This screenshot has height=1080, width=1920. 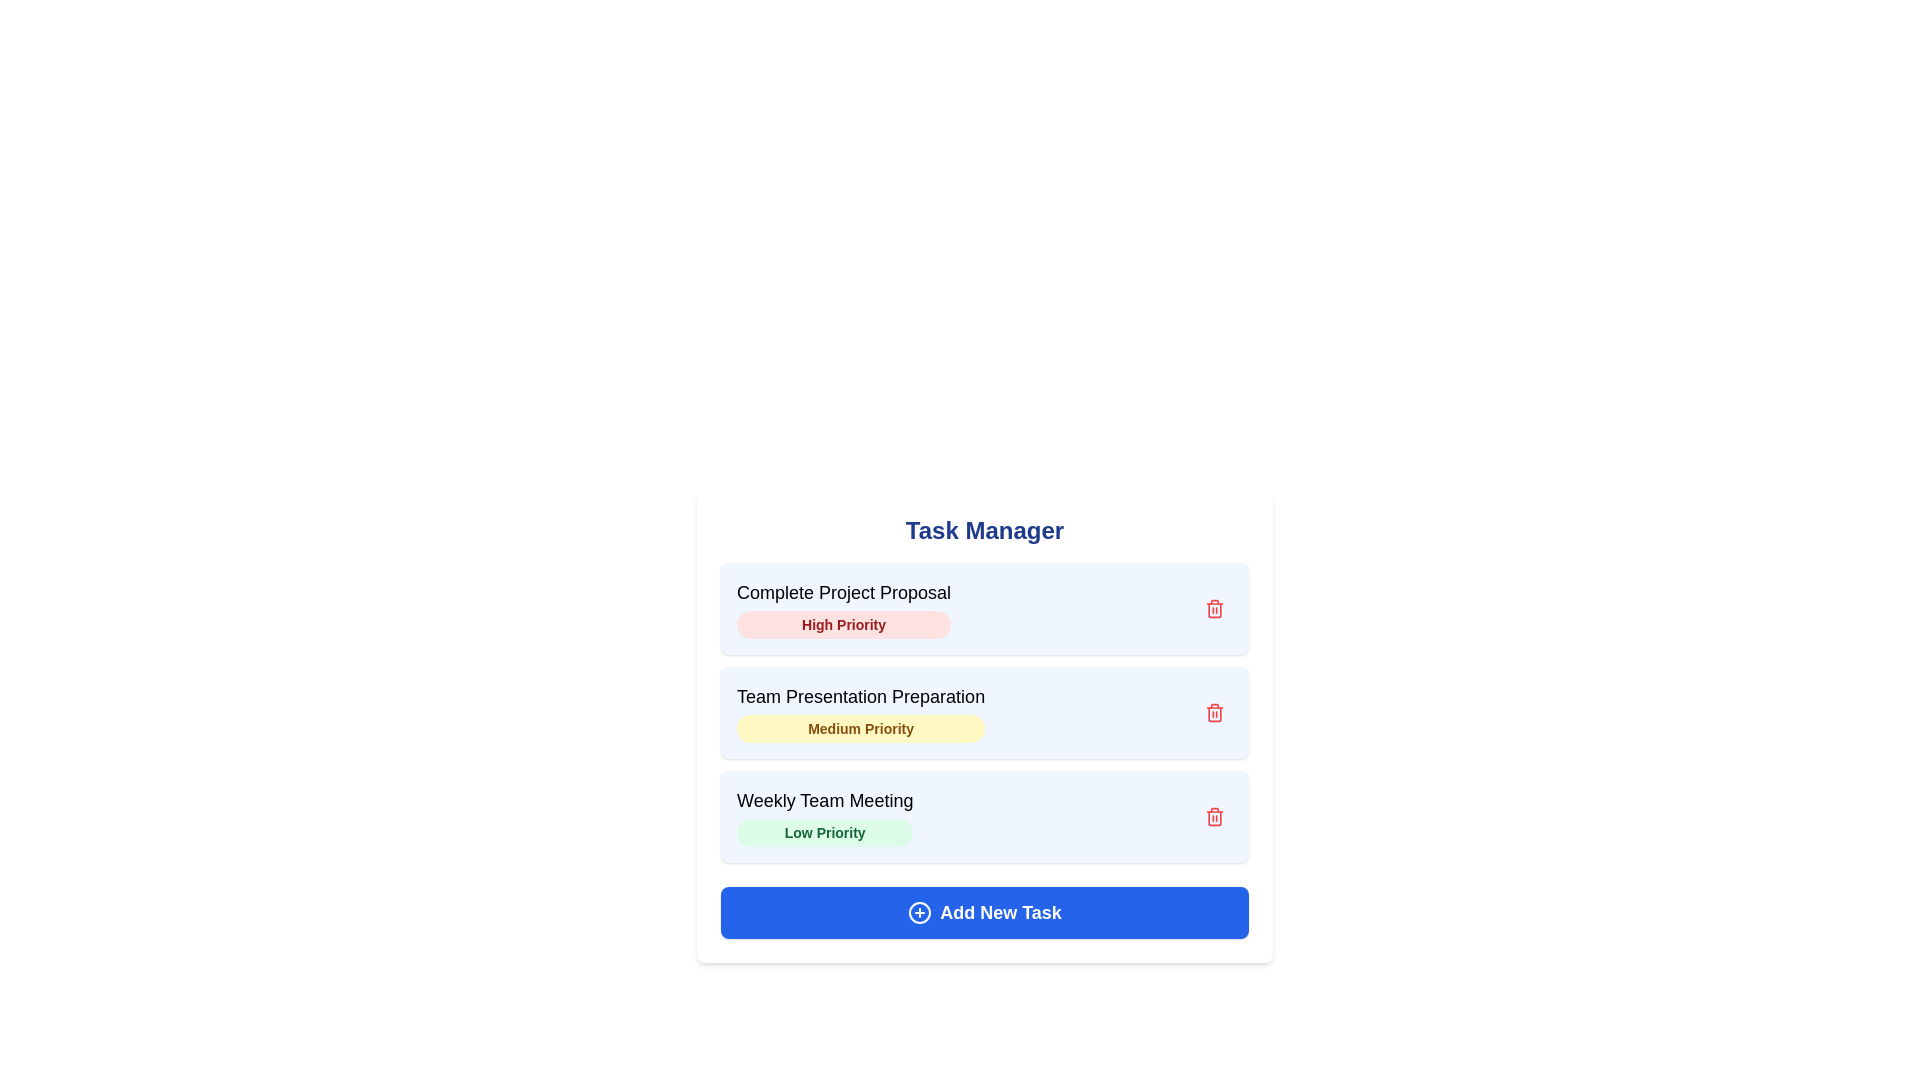 I want to click on the 'Add New Task' button to initiate the task addition process, so click(x=984, y=913).